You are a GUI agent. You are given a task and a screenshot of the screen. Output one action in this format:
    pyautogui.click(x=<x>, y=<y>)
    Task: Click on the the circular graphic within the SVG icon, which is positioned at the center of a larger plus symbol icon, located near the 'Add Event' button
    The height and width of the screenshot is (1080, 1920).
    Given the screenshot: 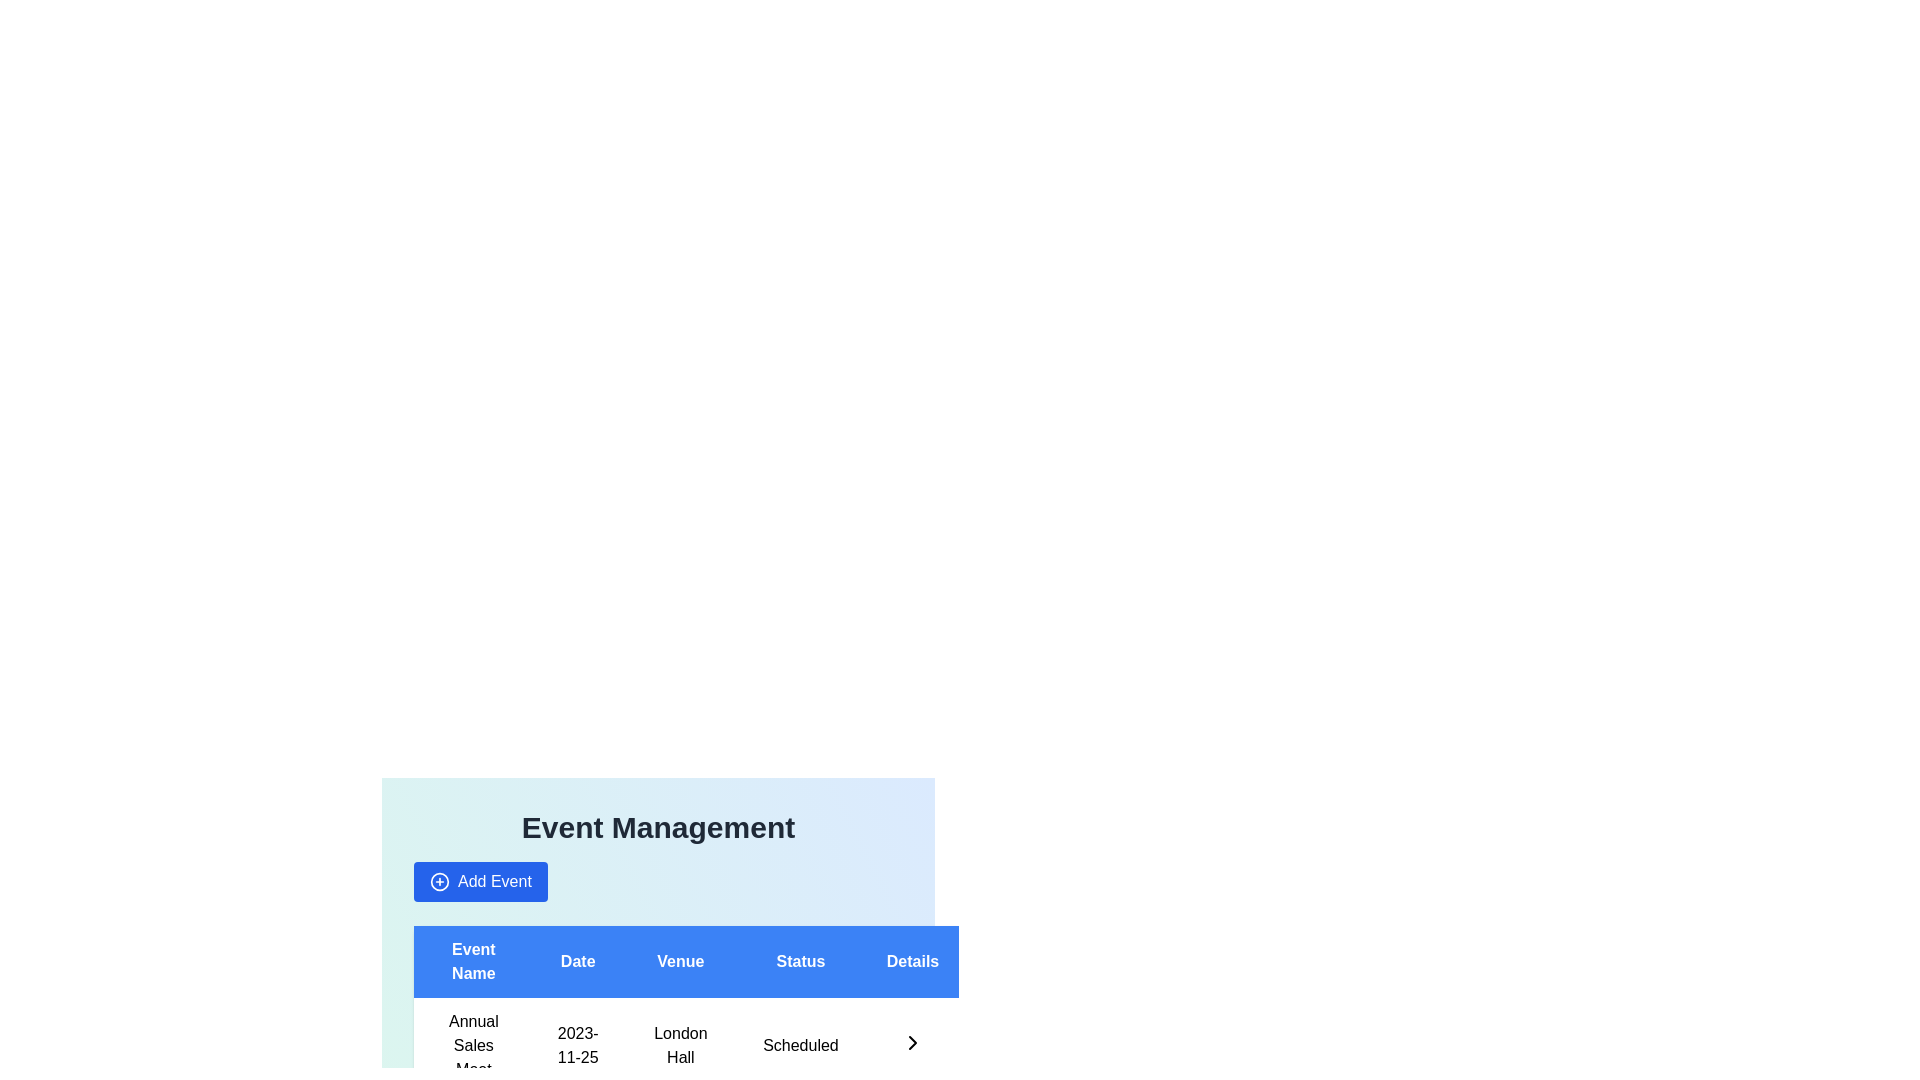 What is the action you would take?
    pyautogui.click(x=439, y=881)
    